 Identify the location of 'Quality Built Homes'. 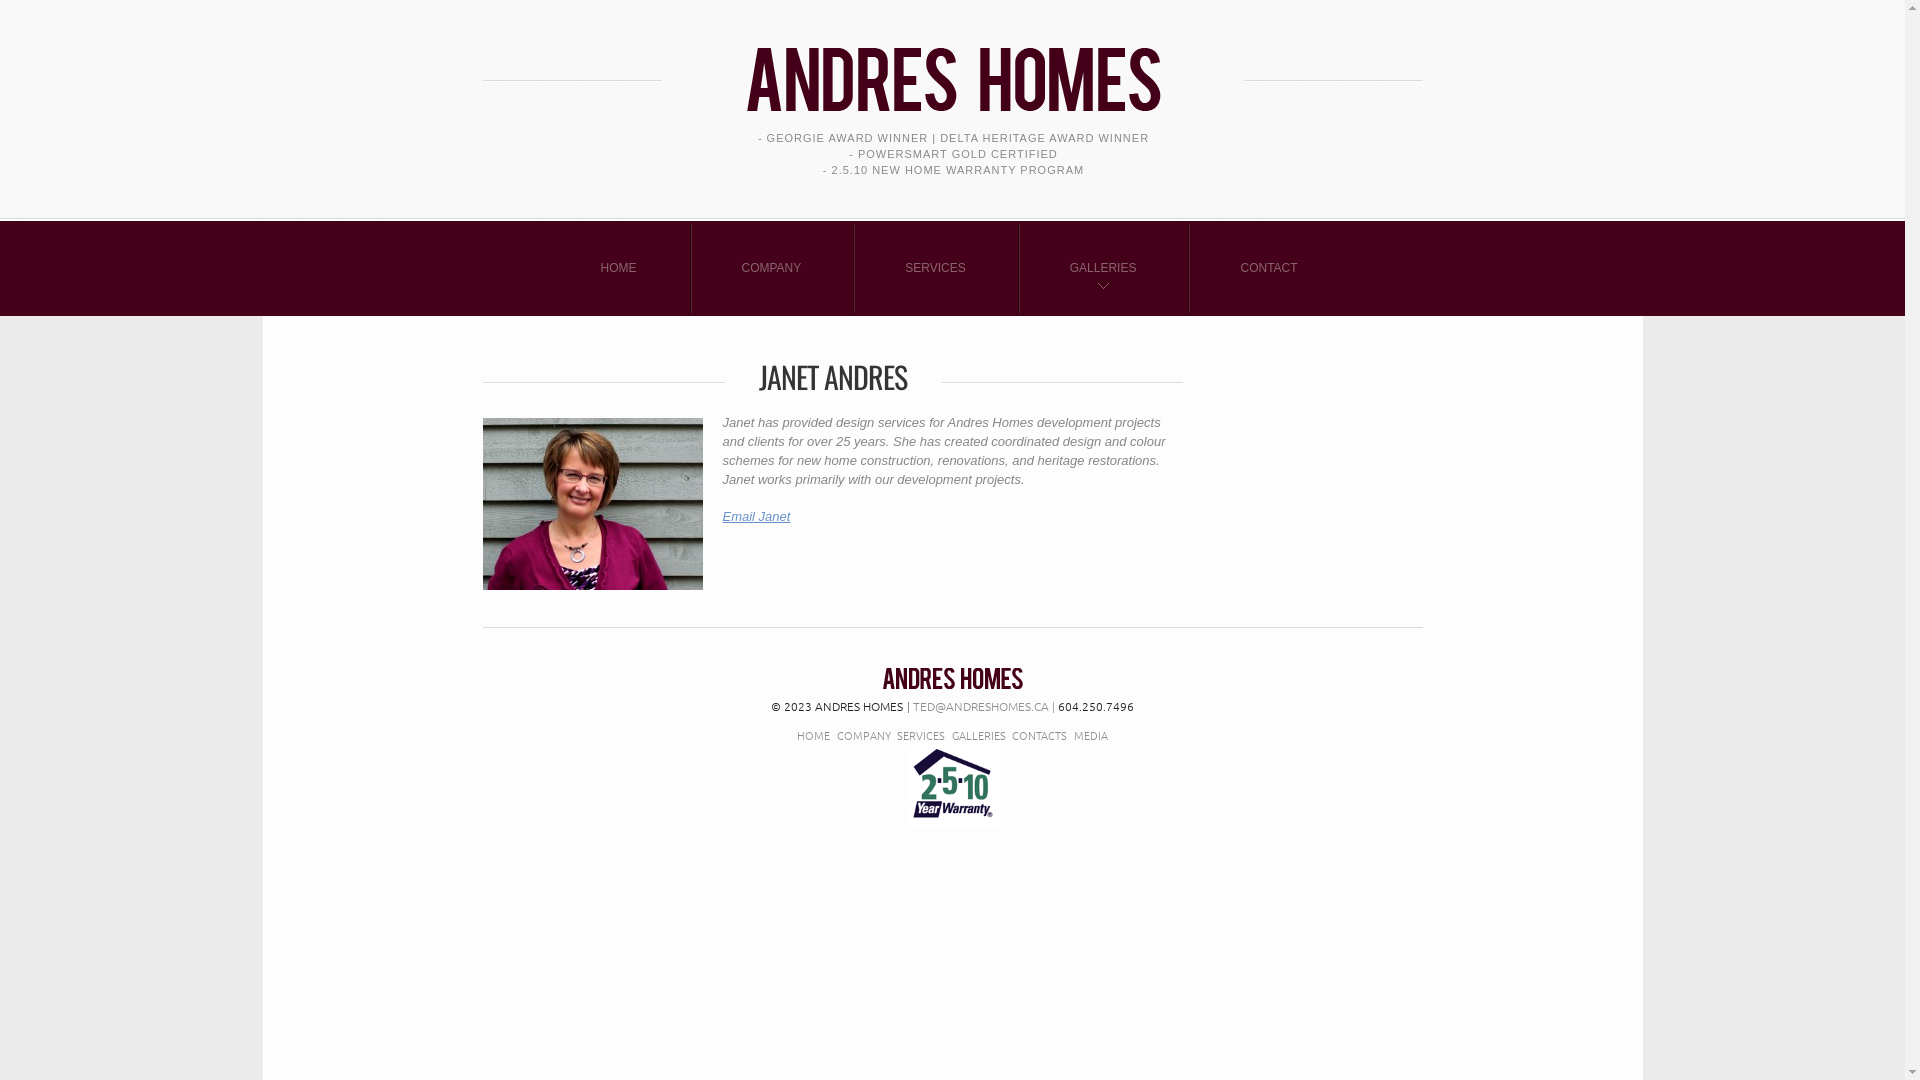
(881, 677).